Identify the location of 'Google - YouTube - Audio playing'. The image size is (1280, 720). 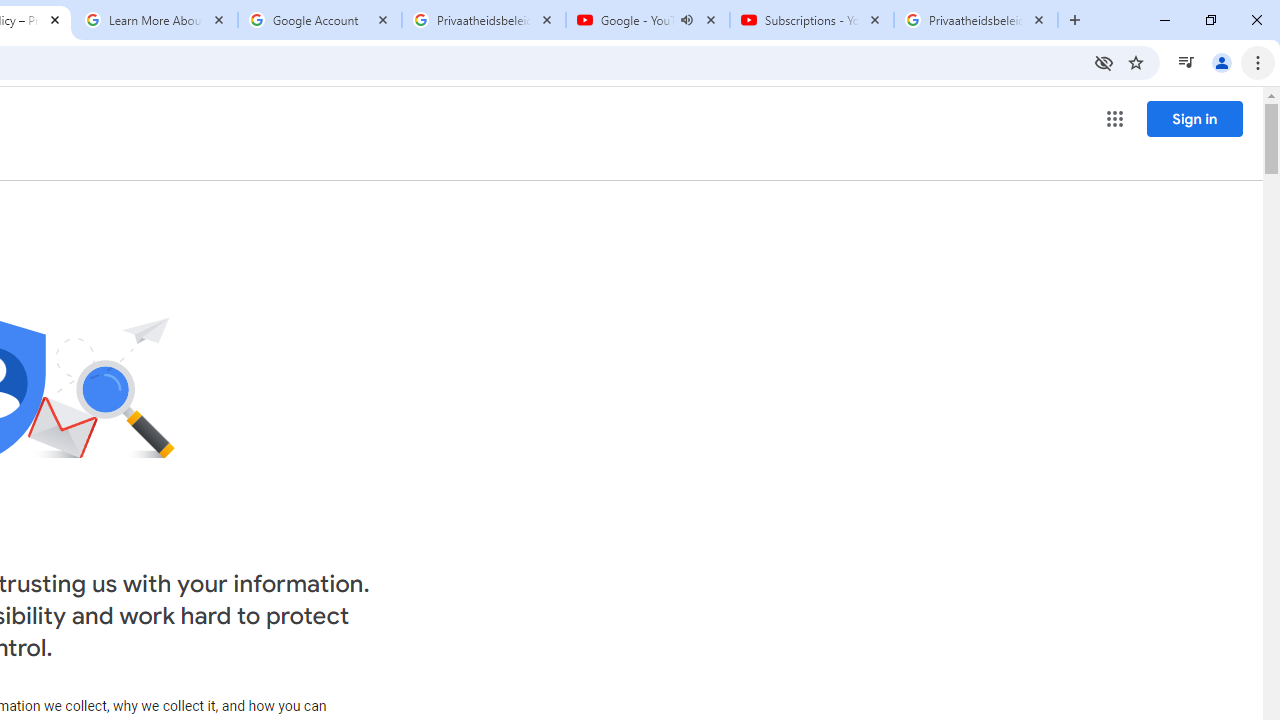
(647, 20).